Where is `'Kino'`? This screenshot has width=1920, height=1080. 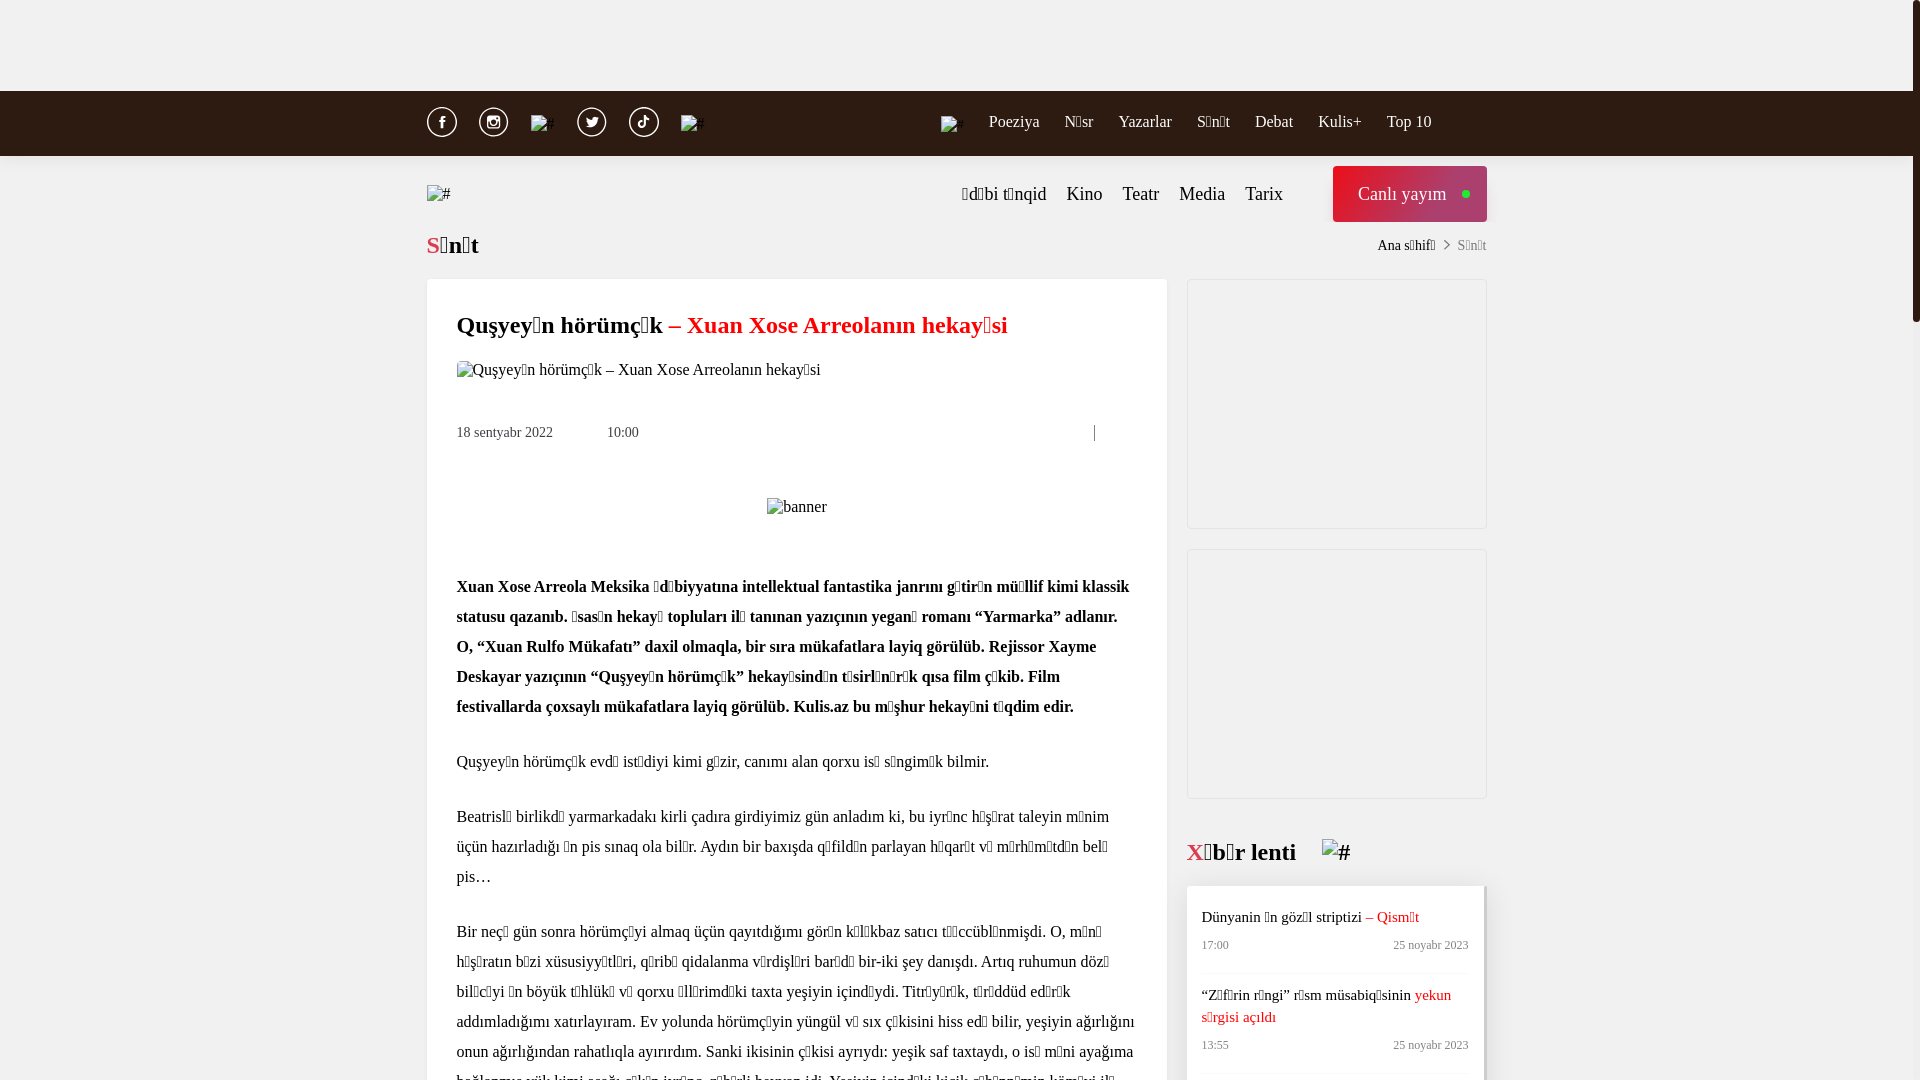 'Kino' is located at coordinates (1083, 194).